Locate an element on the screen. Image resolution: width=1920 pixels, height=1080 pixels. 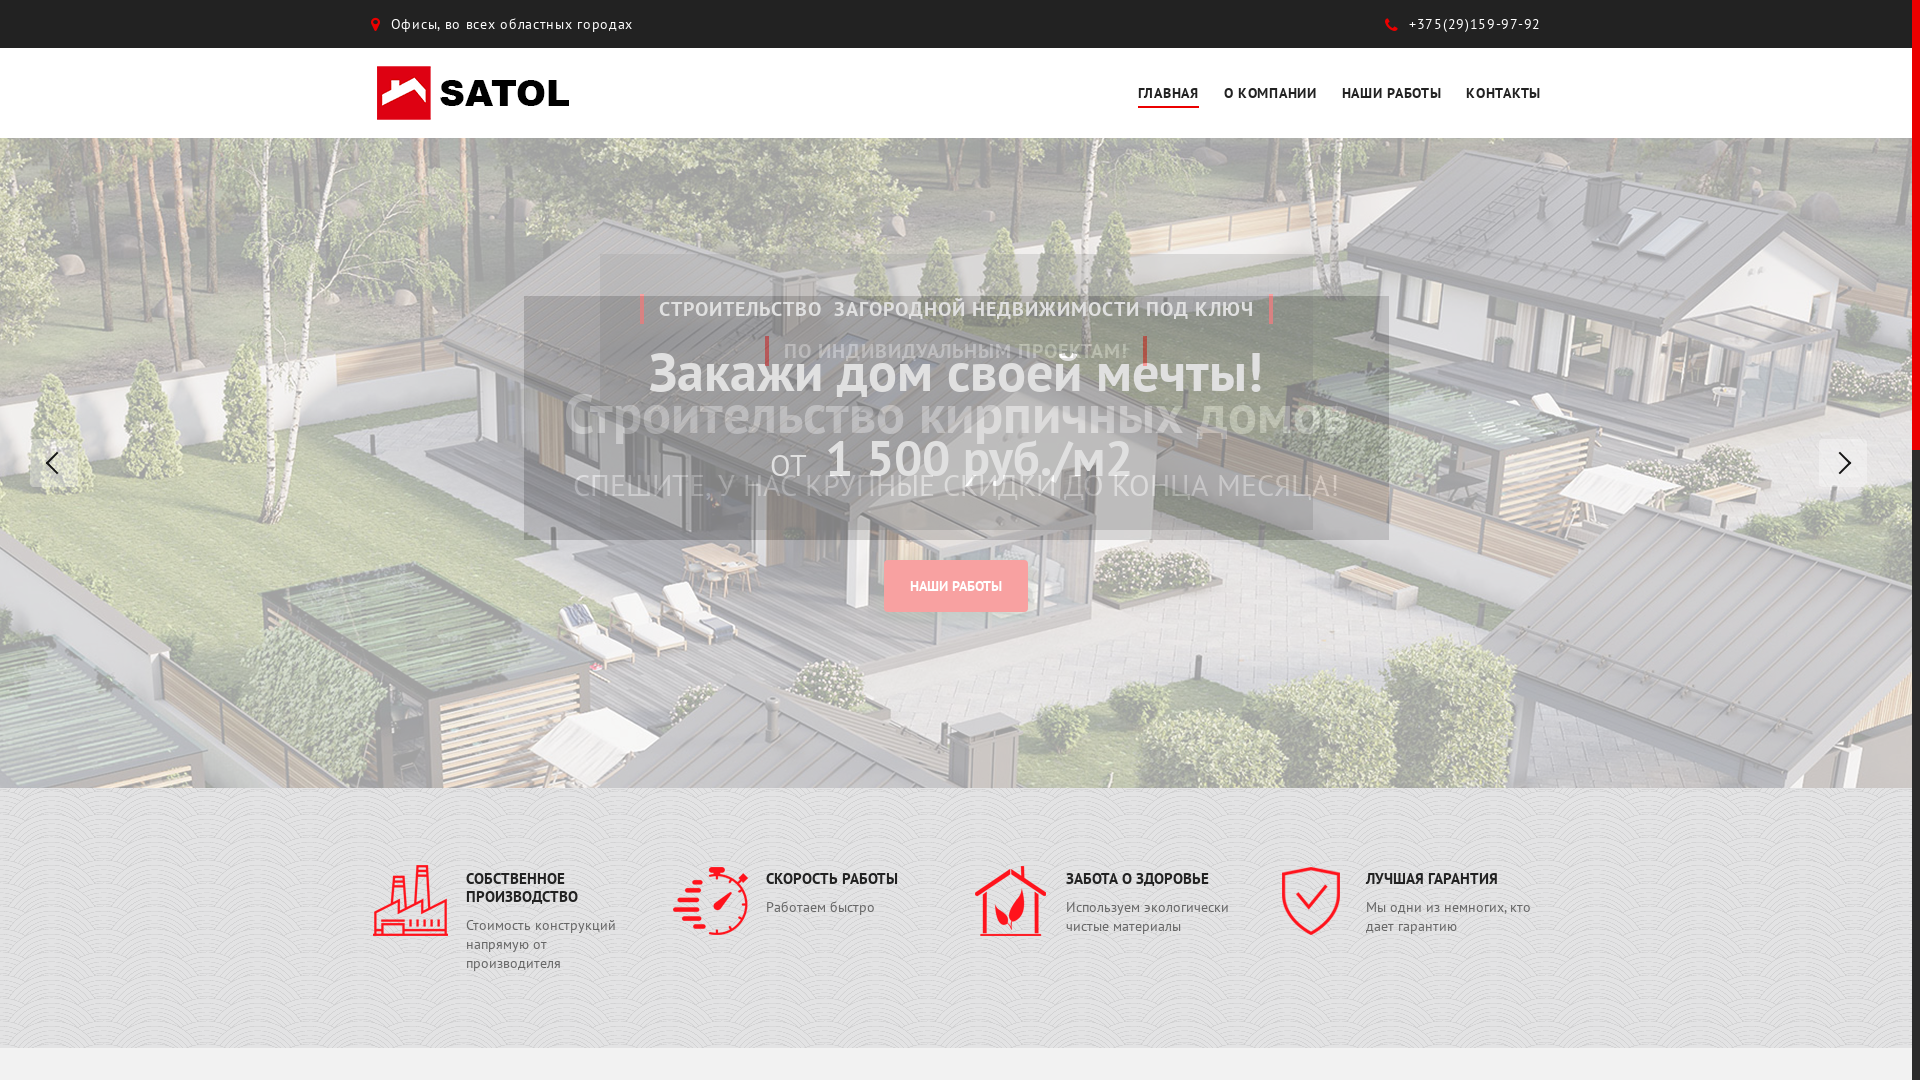
'+375(29)159-97-92' is located at coordinates (1463, 23).